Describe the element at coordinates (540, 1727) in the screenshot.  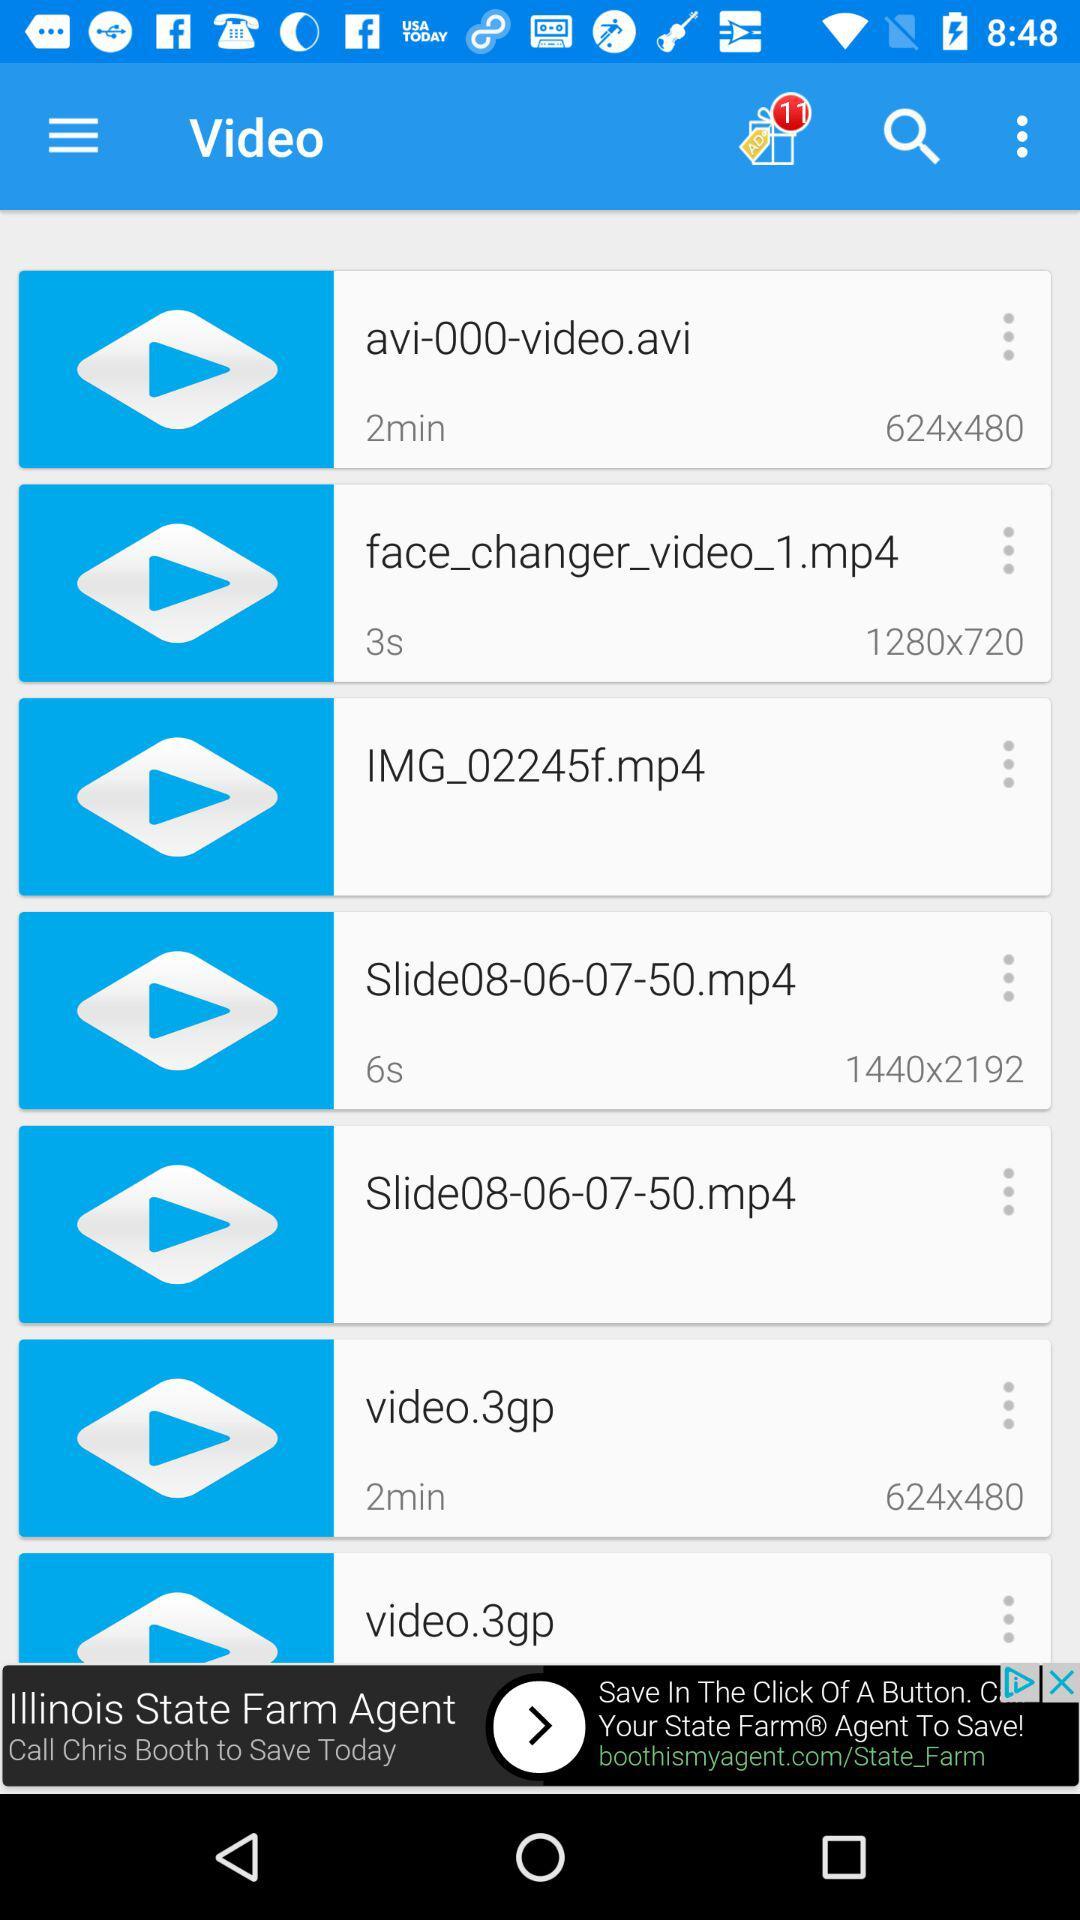
I see `it and advertisement you can click on` at that location.